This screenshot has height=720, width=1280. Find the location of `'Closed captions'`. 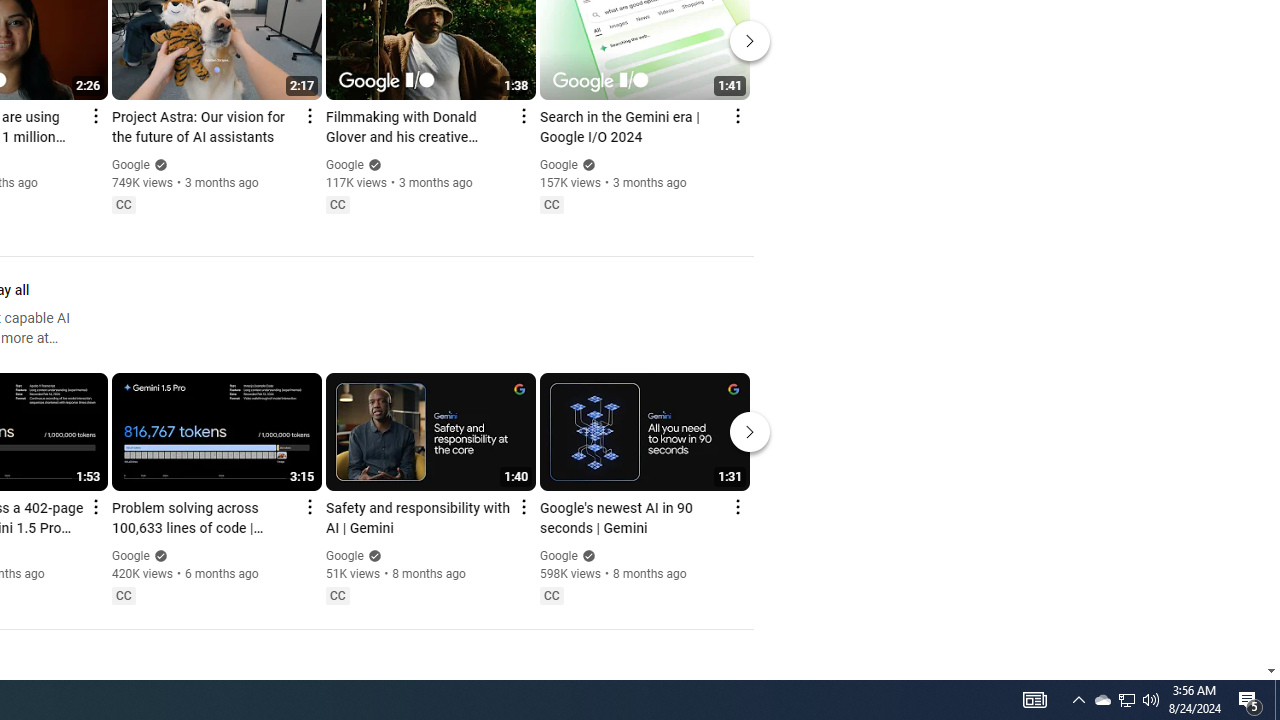

'Closed captions' is located at coordinates (551, 594).